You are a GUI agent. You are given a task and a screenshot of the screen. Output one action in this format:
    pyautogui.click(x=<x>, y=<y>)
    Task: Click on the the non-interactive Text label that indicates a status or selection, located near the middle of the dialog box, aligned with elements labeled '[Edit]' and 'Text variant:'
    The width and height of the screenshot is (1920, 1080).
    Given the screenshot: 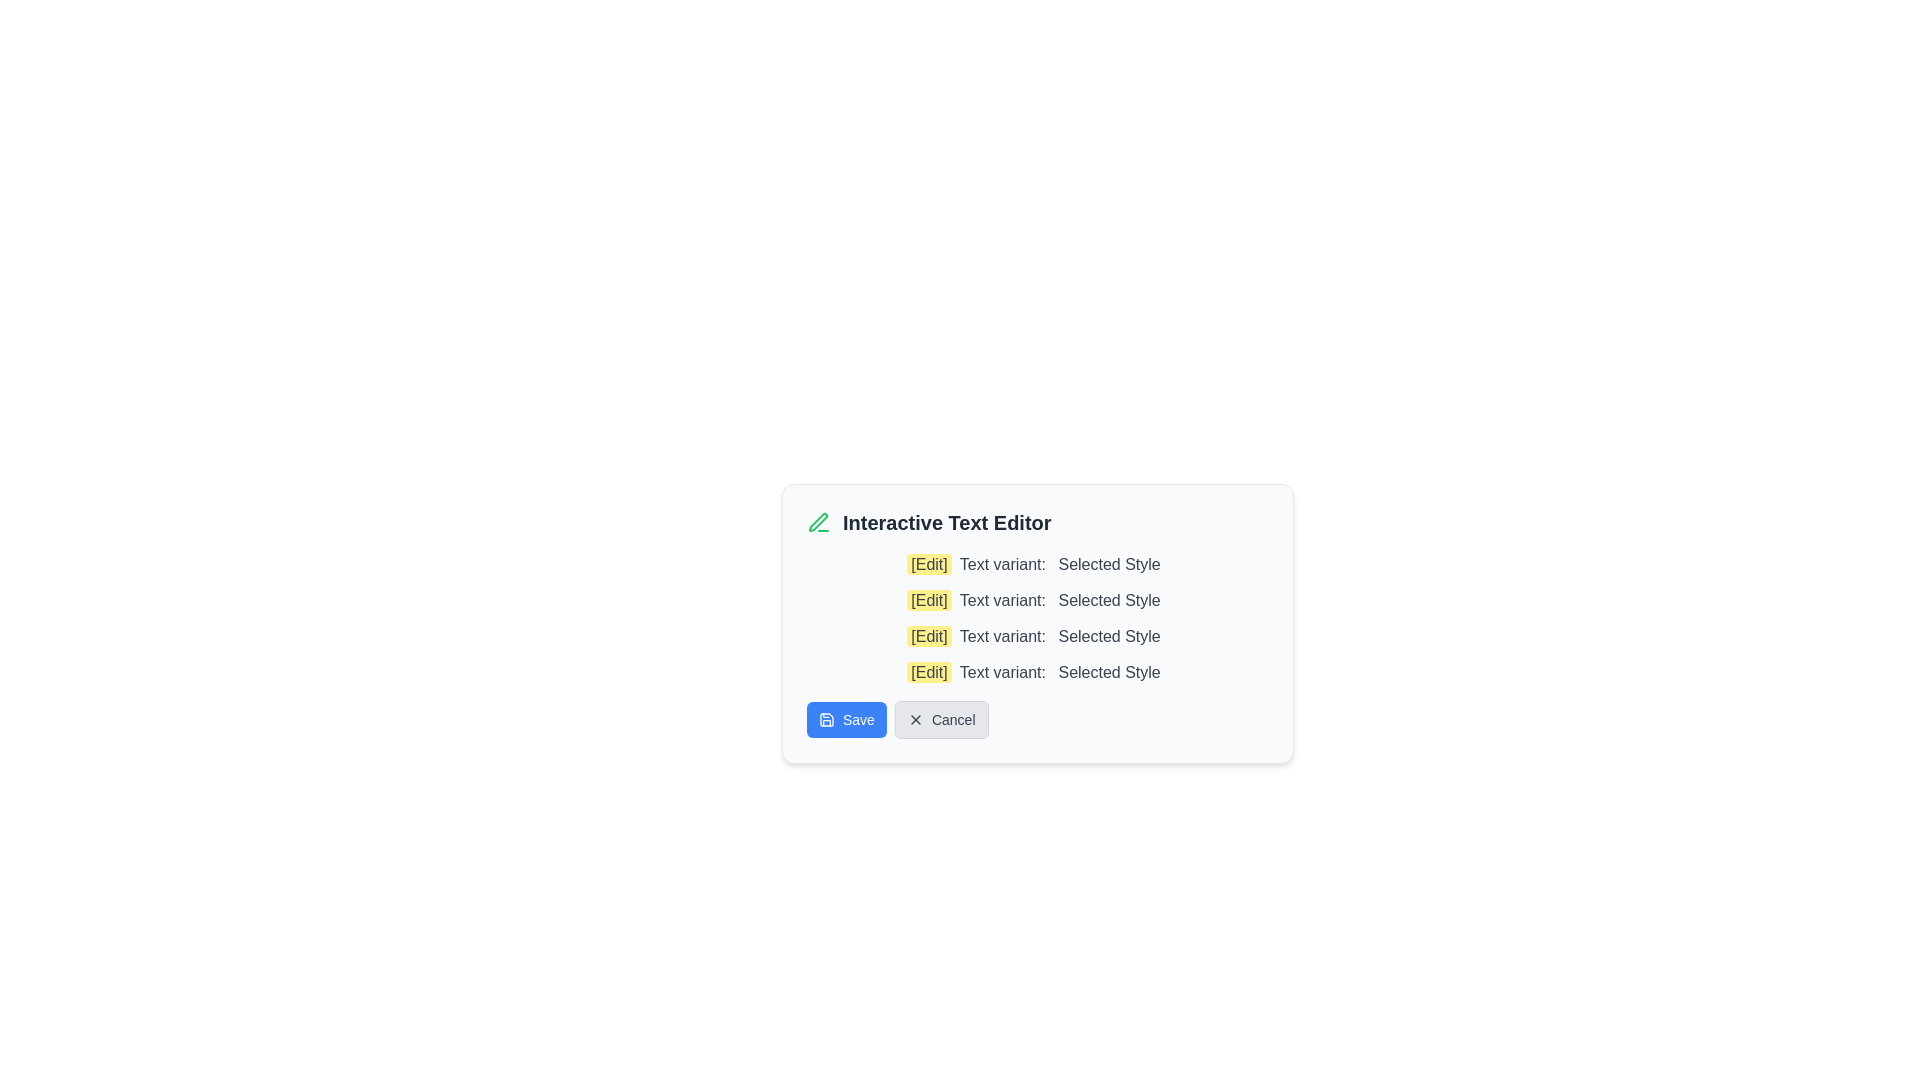 What is the action you would take?
    pyautogui.click(x=1108, y=599)
    